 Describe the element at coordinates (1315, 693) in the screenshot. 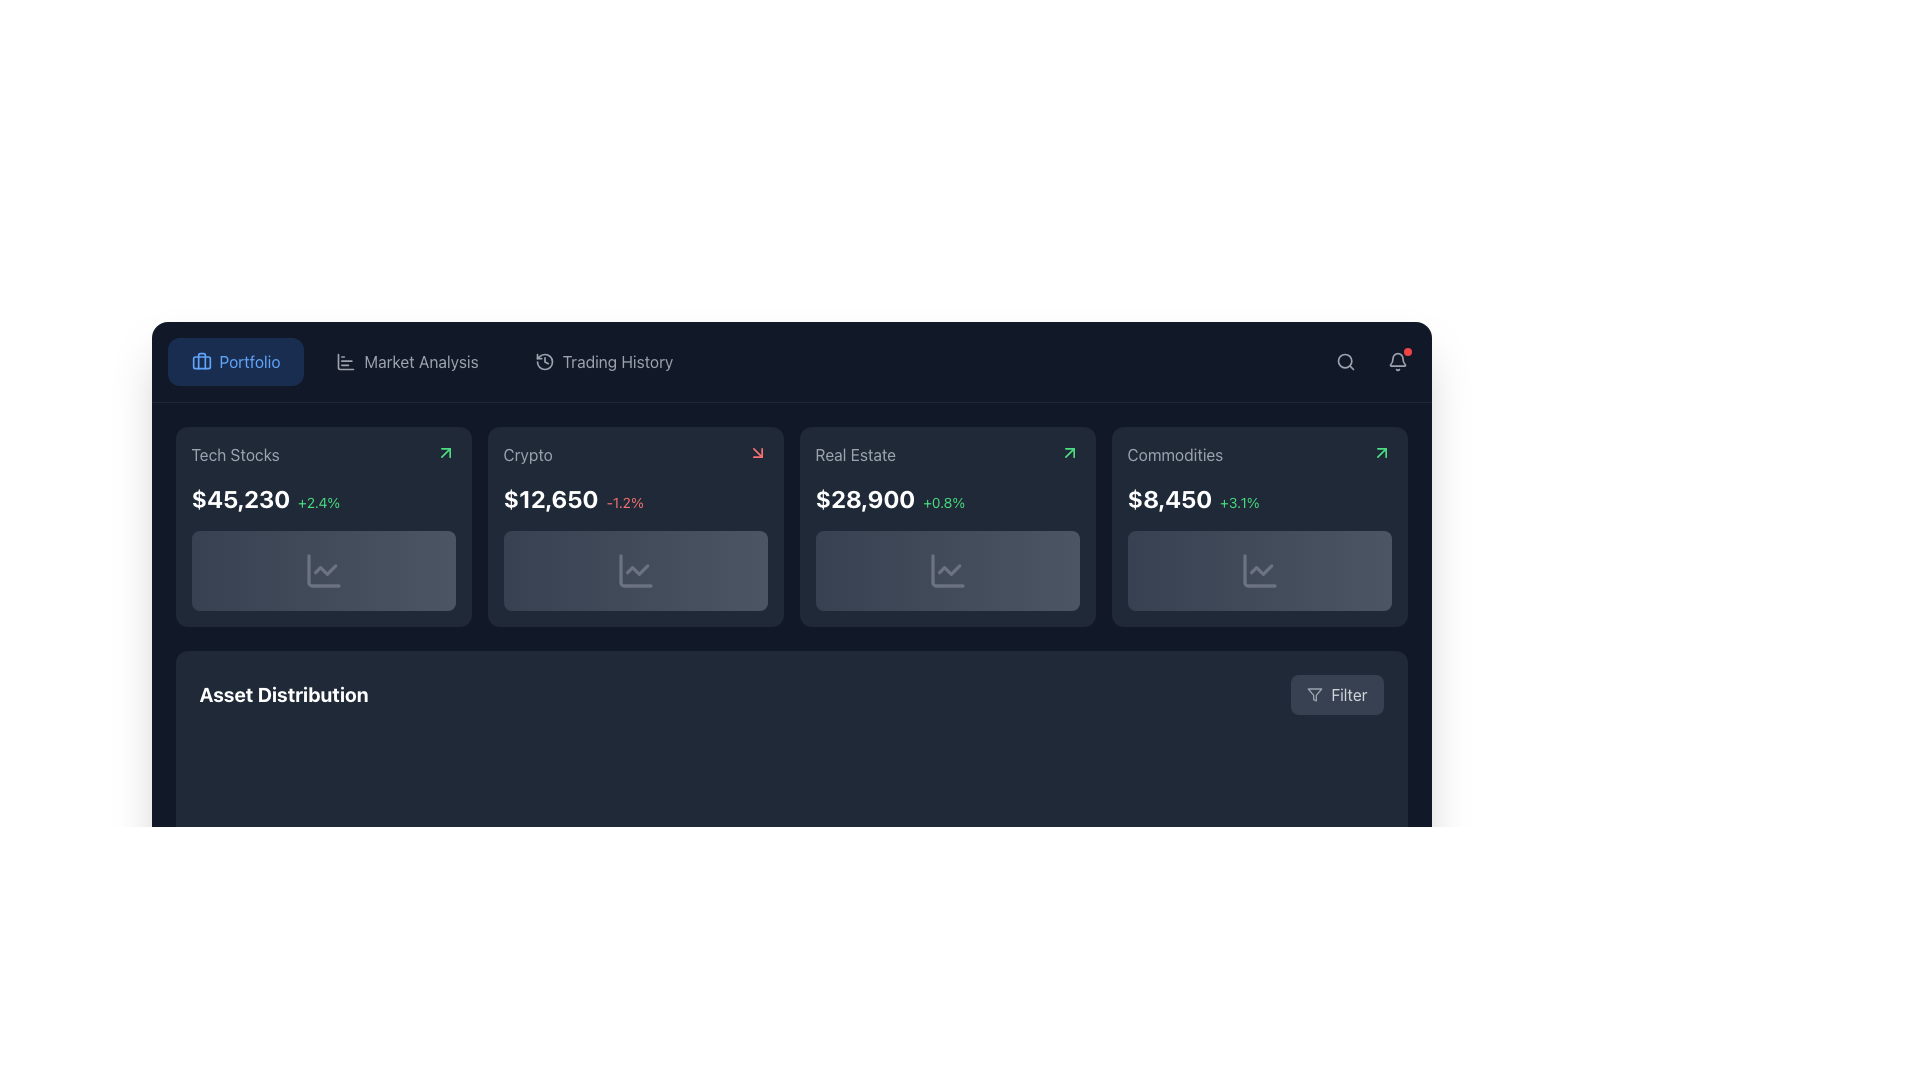

I see `the visual representation of the stylized icon resembling an inverted triangular funnel, located within the 'Filter' button in the bottom-right corner of the interface` at that location.